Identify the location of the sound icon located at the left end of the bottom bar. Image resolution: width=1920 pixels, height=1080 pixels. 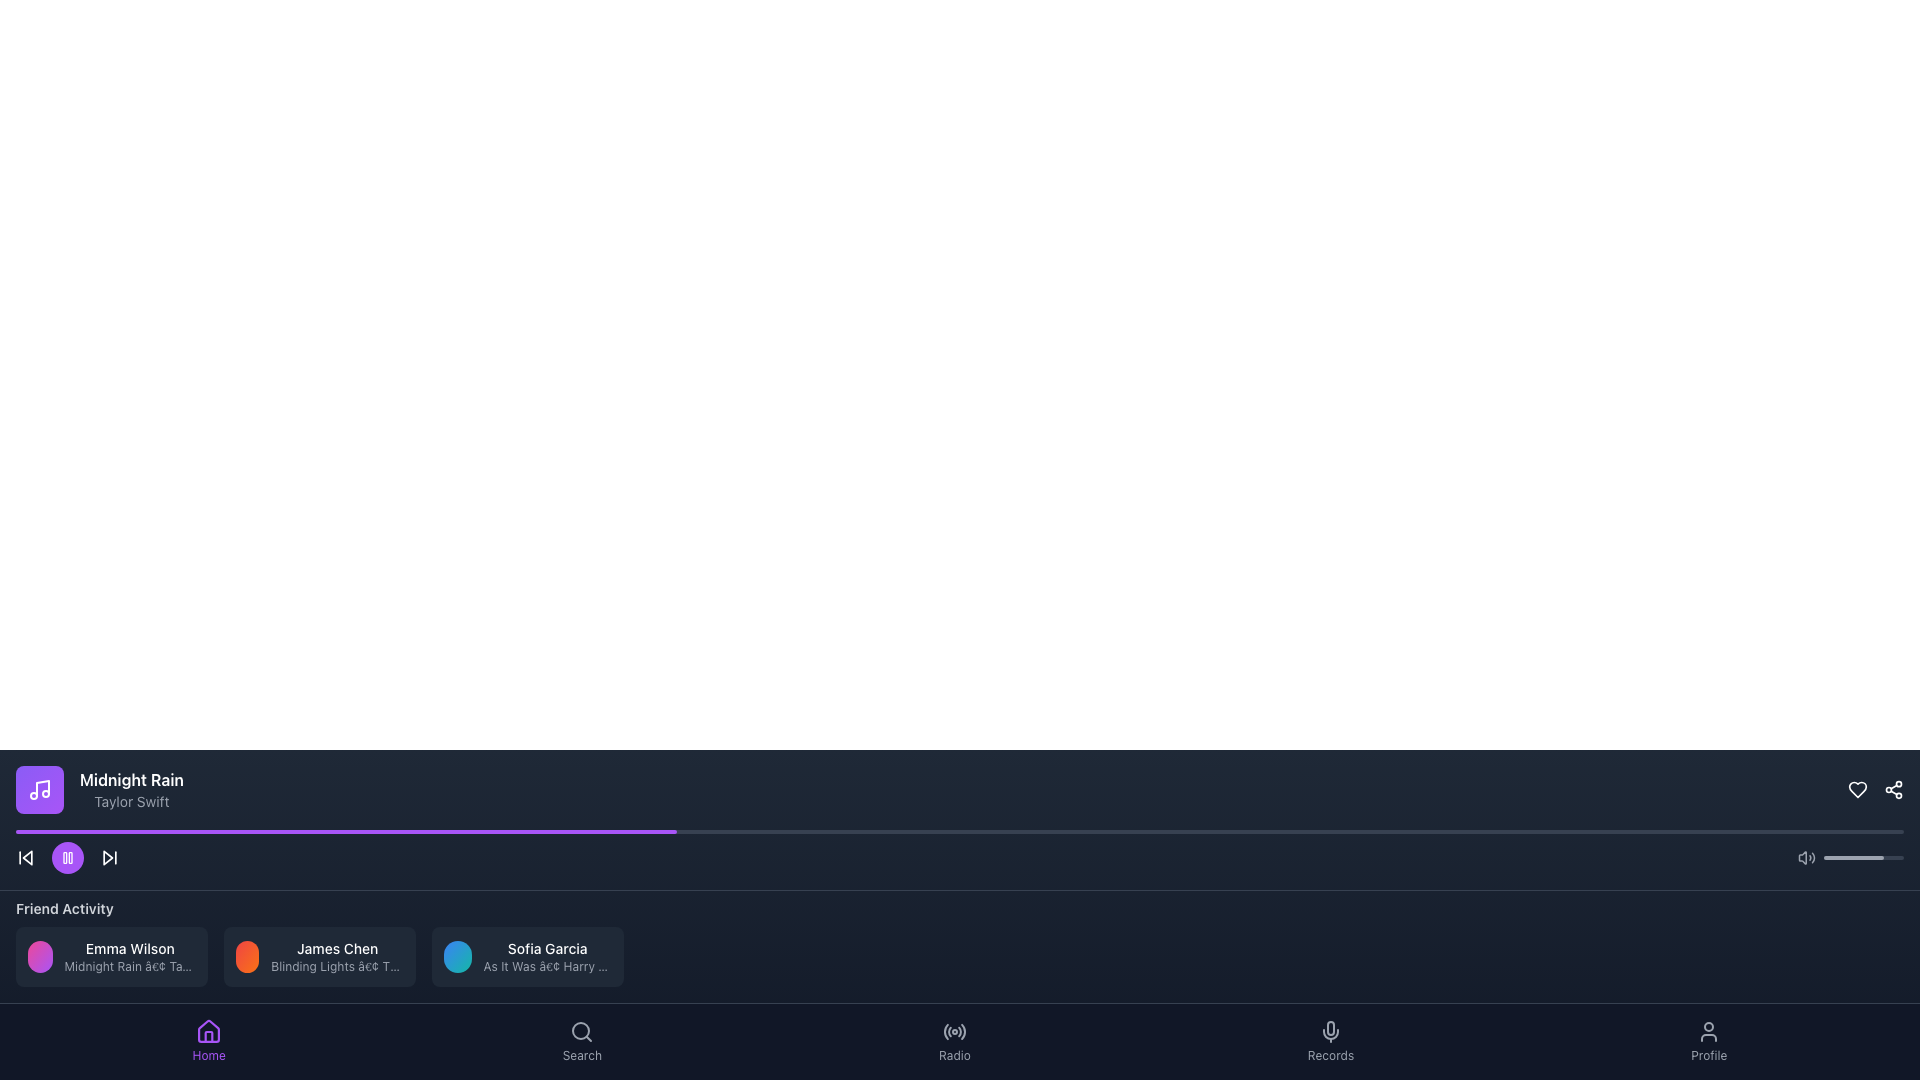
(1806, 856).